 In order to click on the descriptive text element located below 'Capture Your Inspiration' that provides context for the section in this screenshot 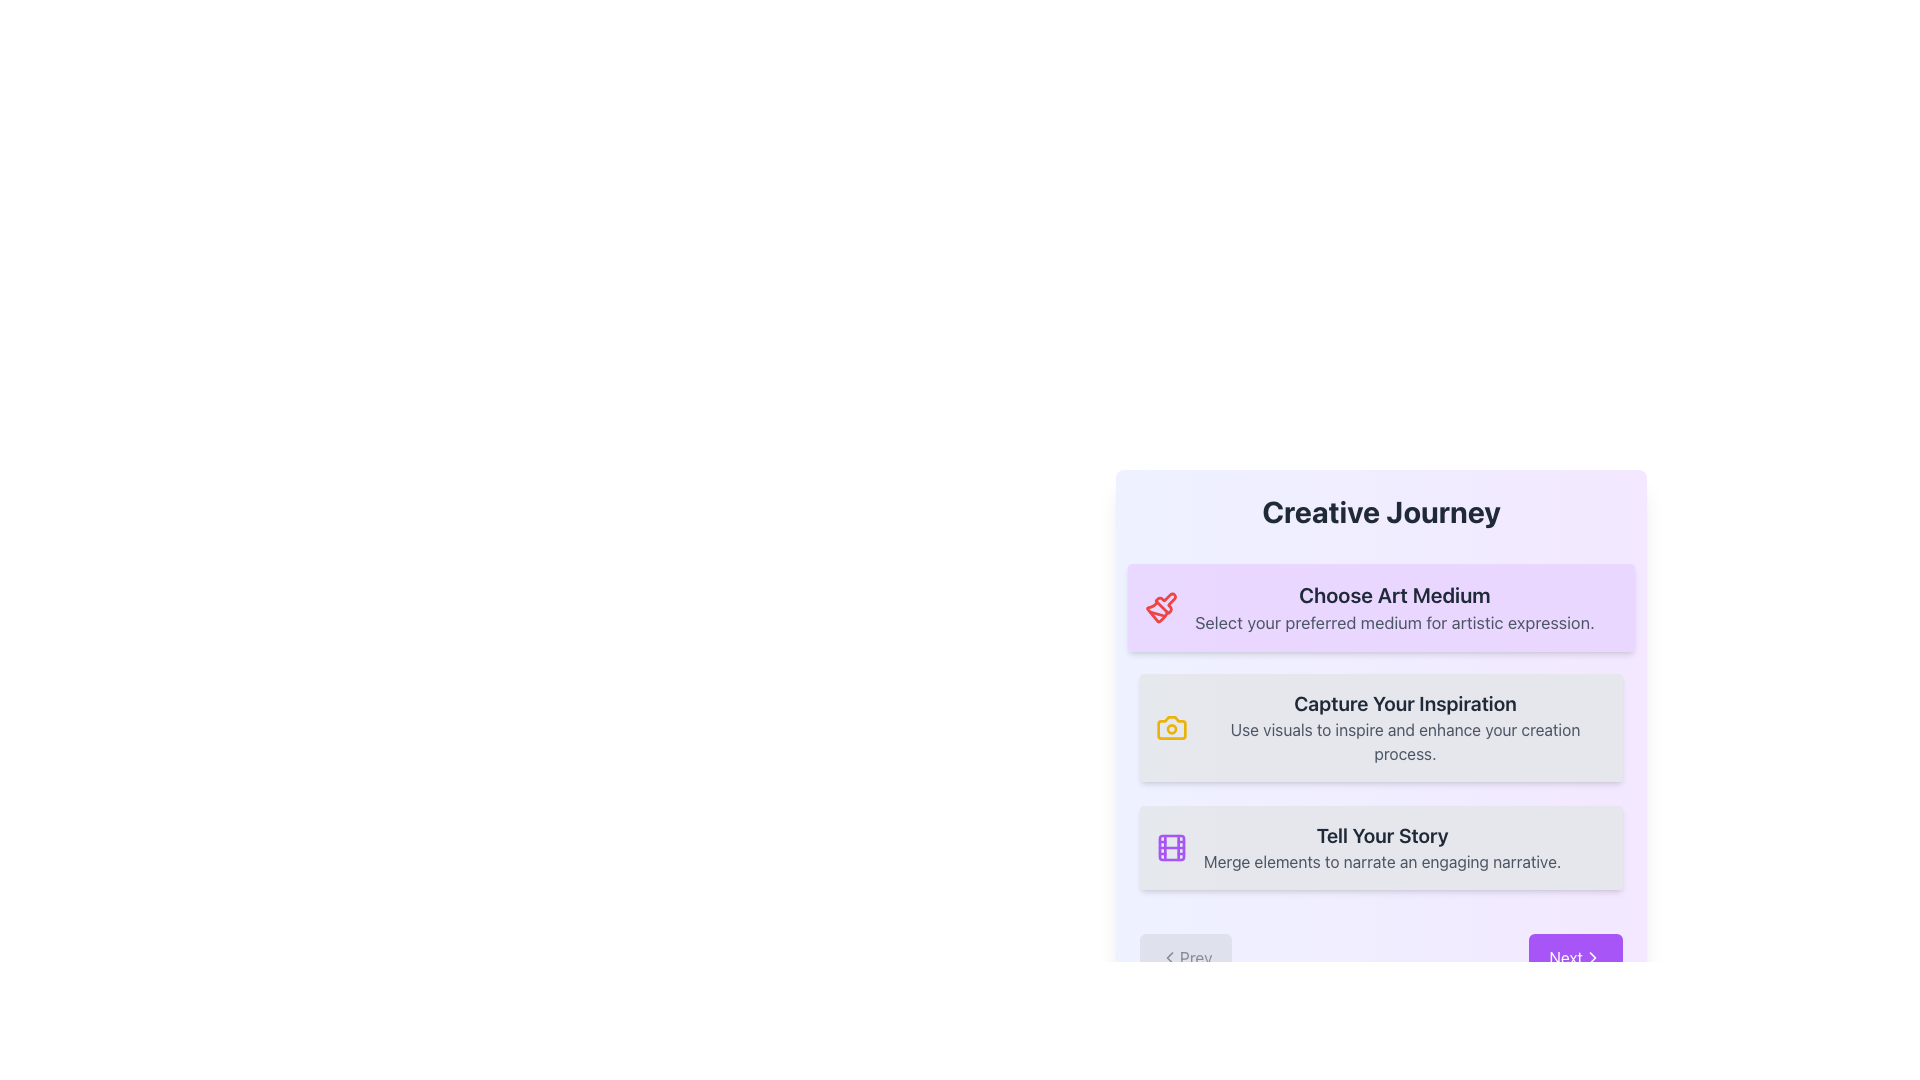, I will do `click(1404, 741)`.